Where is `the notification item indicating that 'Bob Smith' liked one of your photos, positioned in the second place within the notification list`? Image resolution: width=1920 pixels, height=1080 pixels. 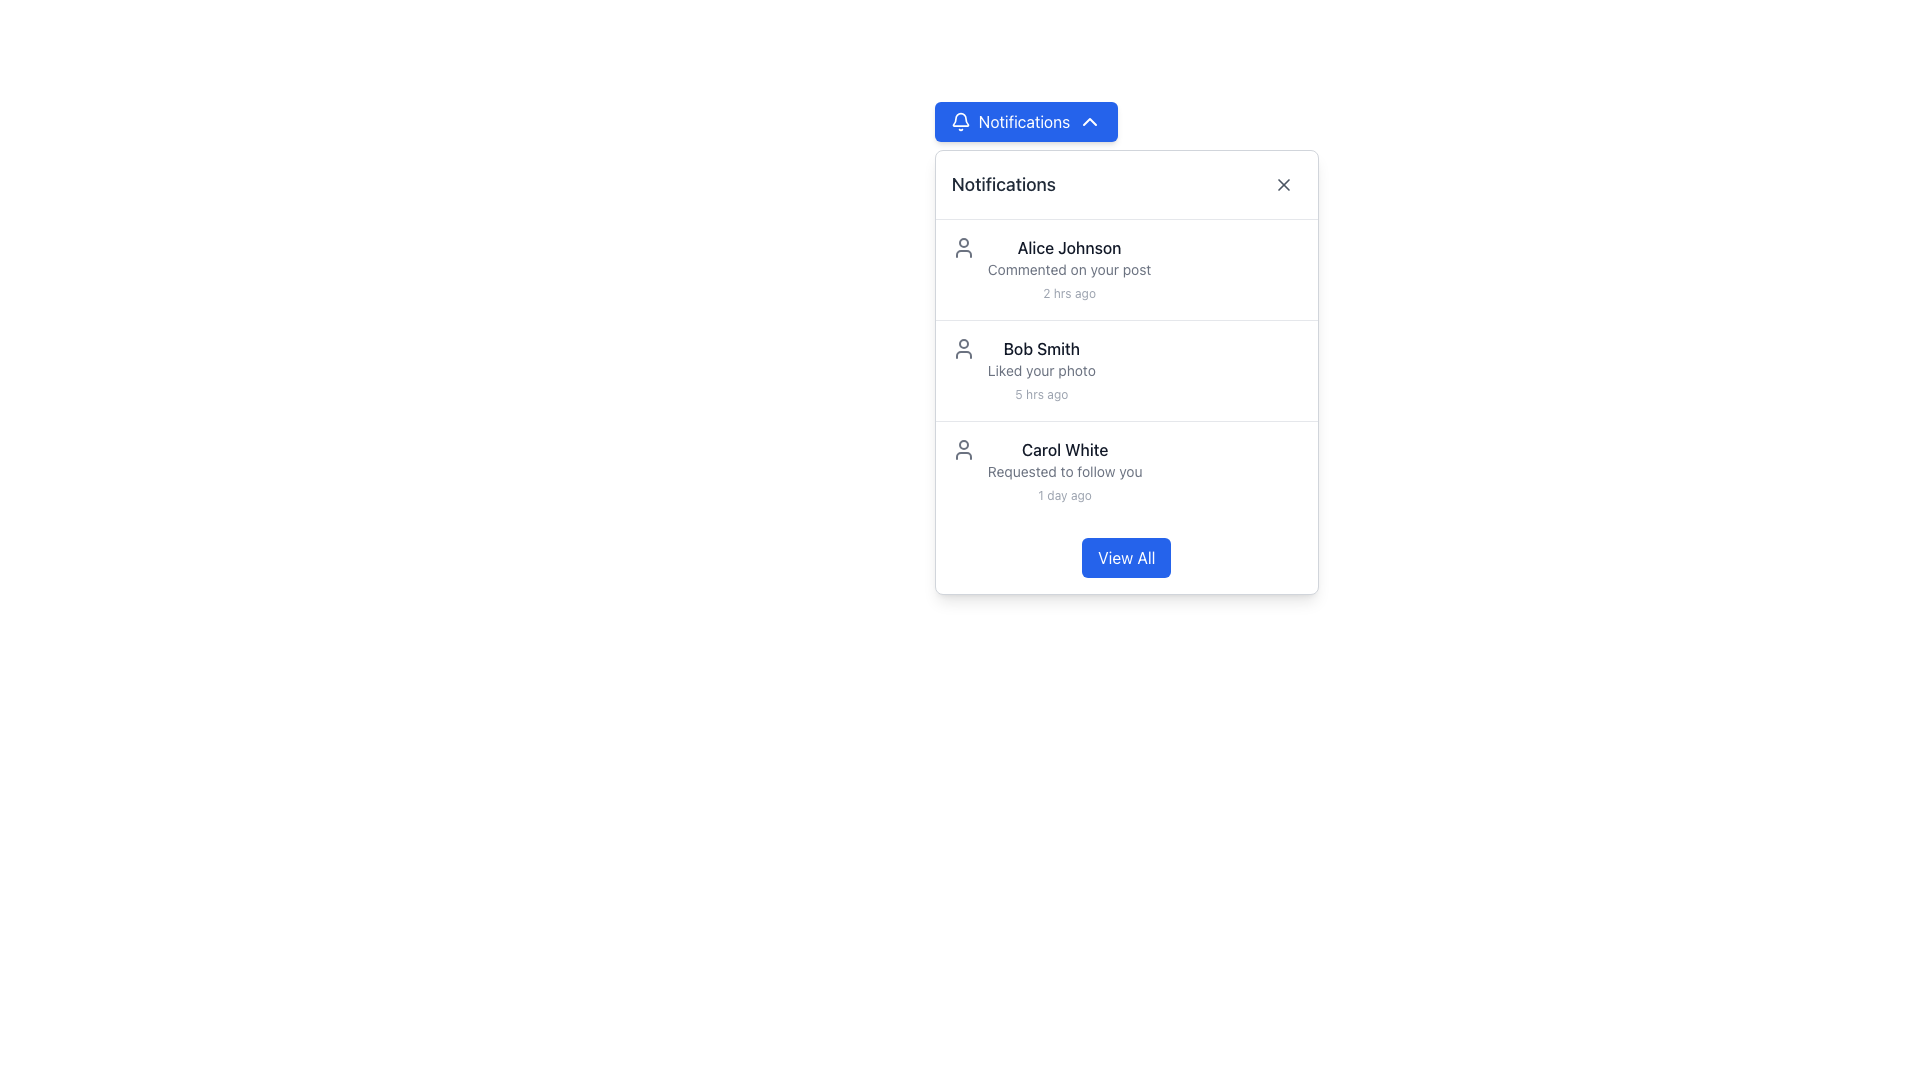 the notification item indicating that 'Bob Smith' liked one of your photos, positioned in the second place within the notification list is located at coordinates (1040, 370).